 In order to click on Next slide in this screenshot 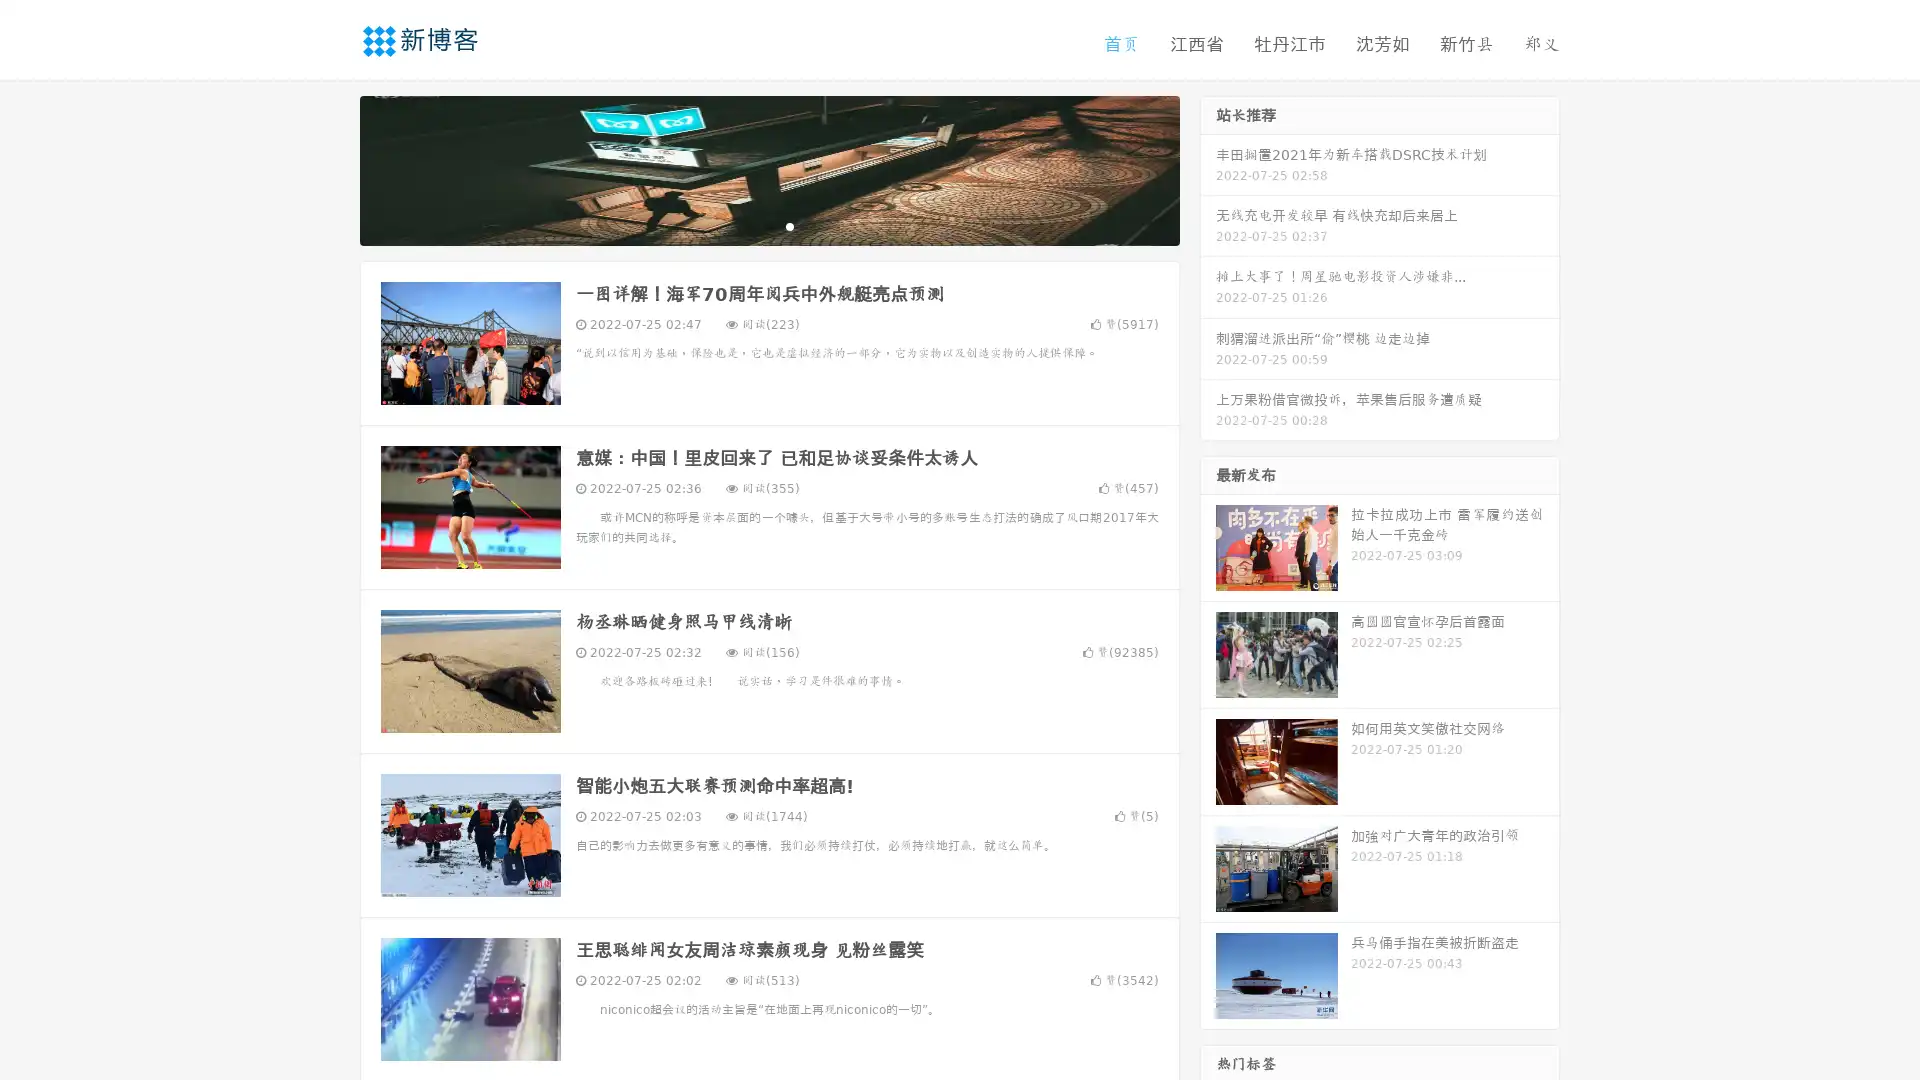, I will do `click(1208, 168)`.